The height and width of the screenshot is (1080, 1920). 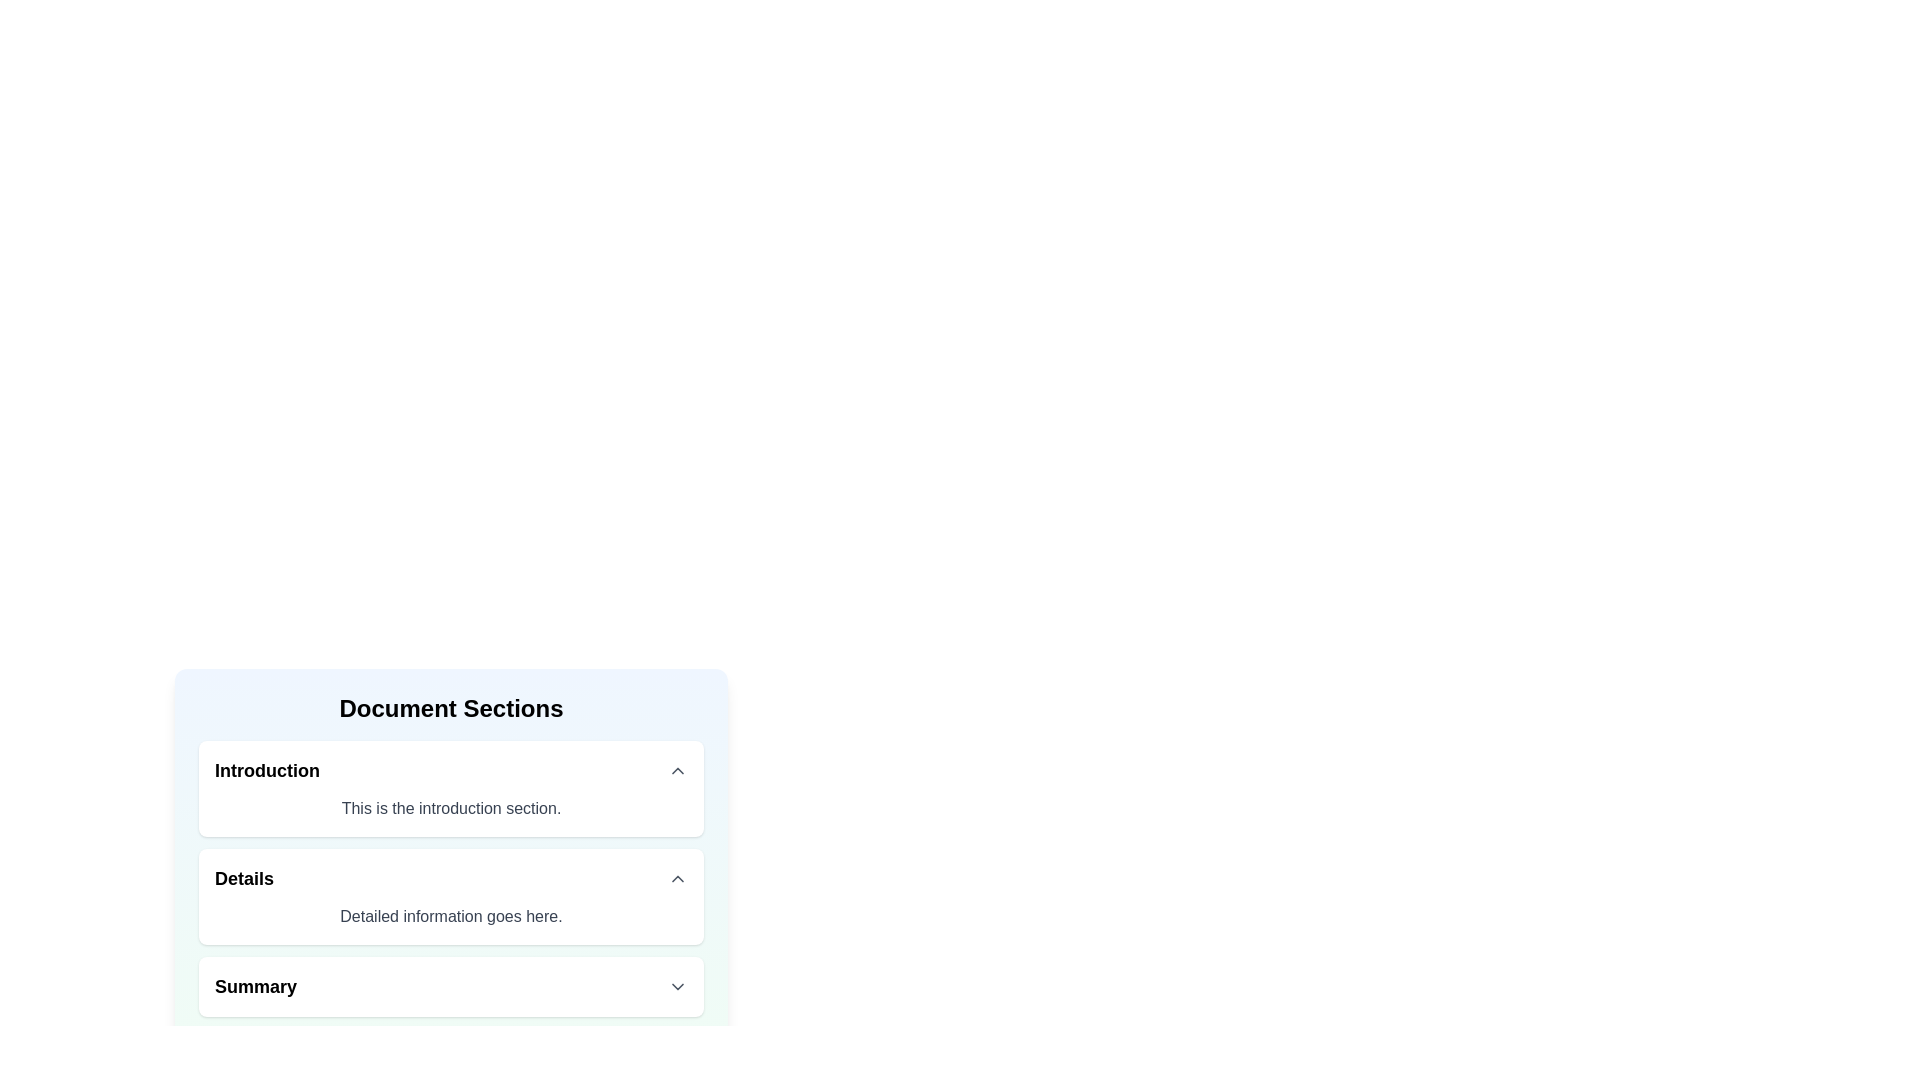 I want to click on the 'Add Section' button to add a new section, so click(x=271, y=1052).